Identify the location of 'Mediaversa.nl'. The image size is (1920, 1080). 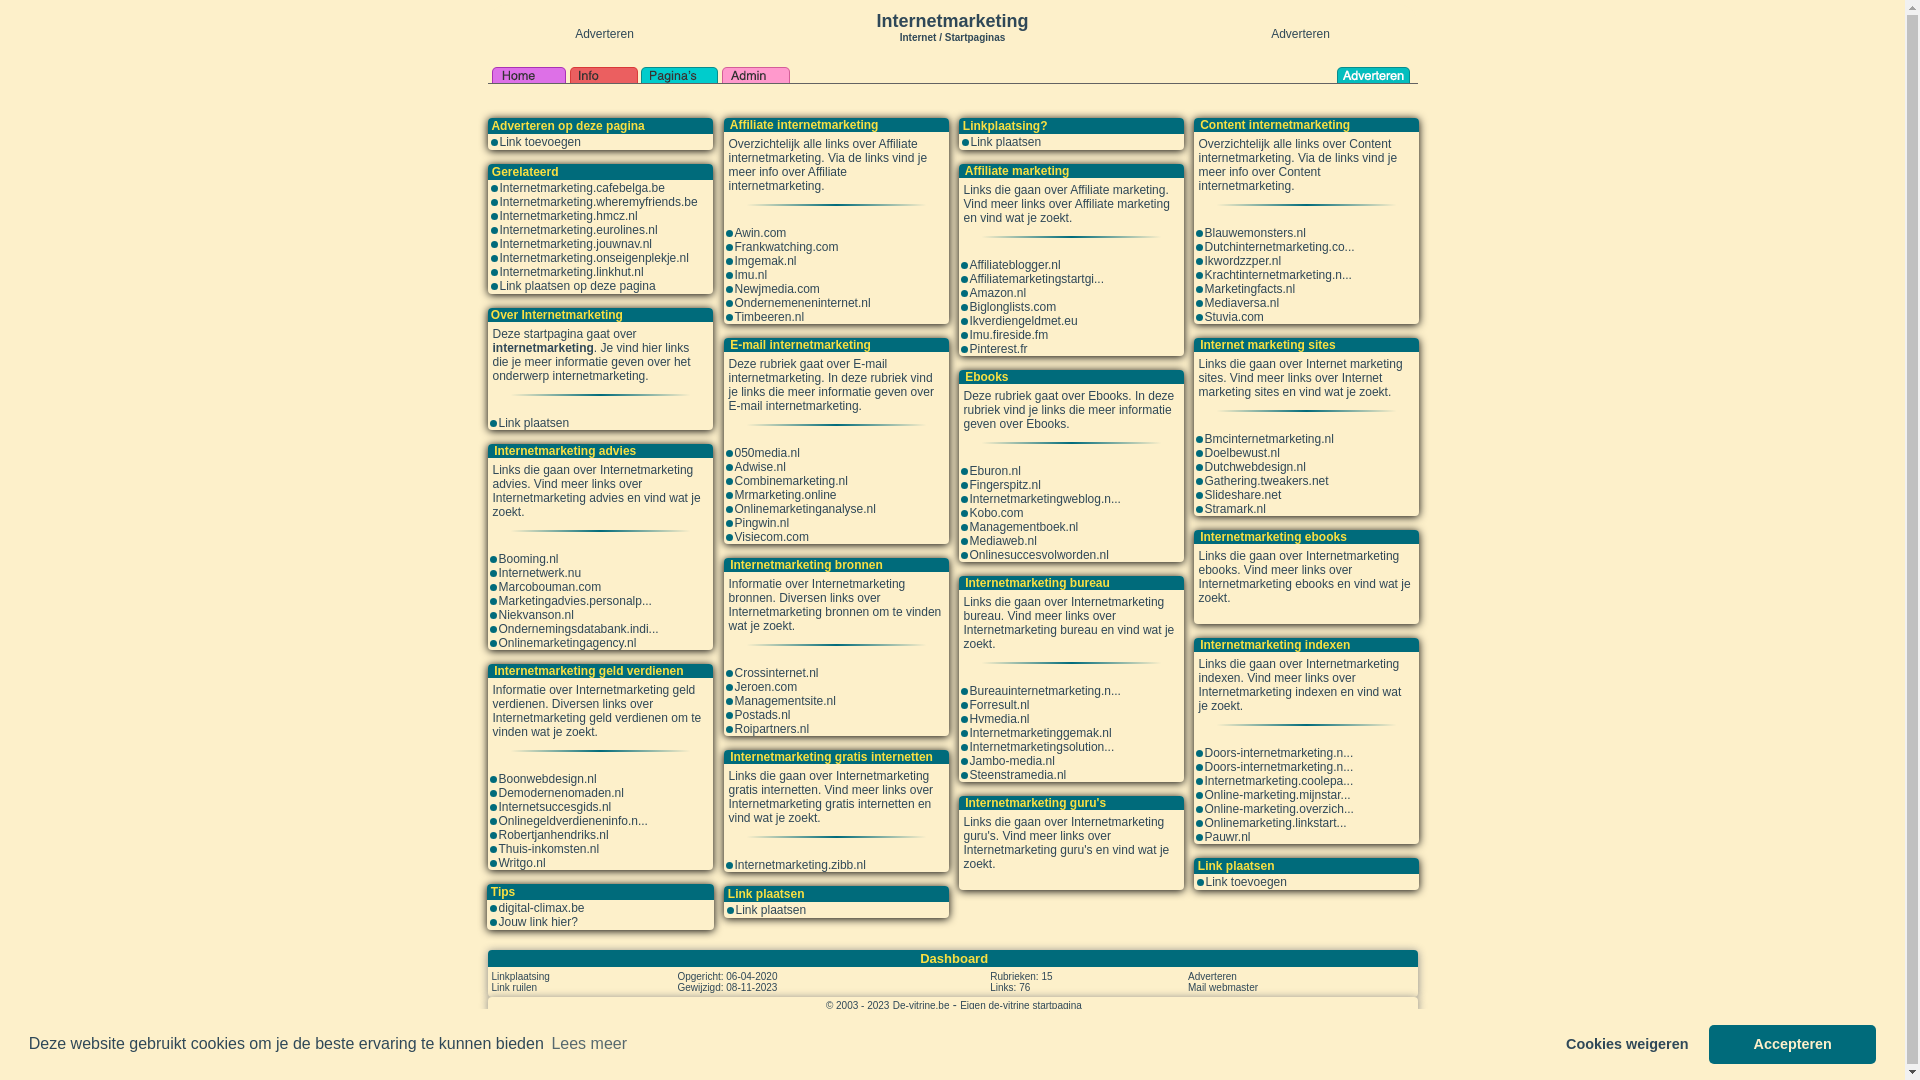
(1240, 303).